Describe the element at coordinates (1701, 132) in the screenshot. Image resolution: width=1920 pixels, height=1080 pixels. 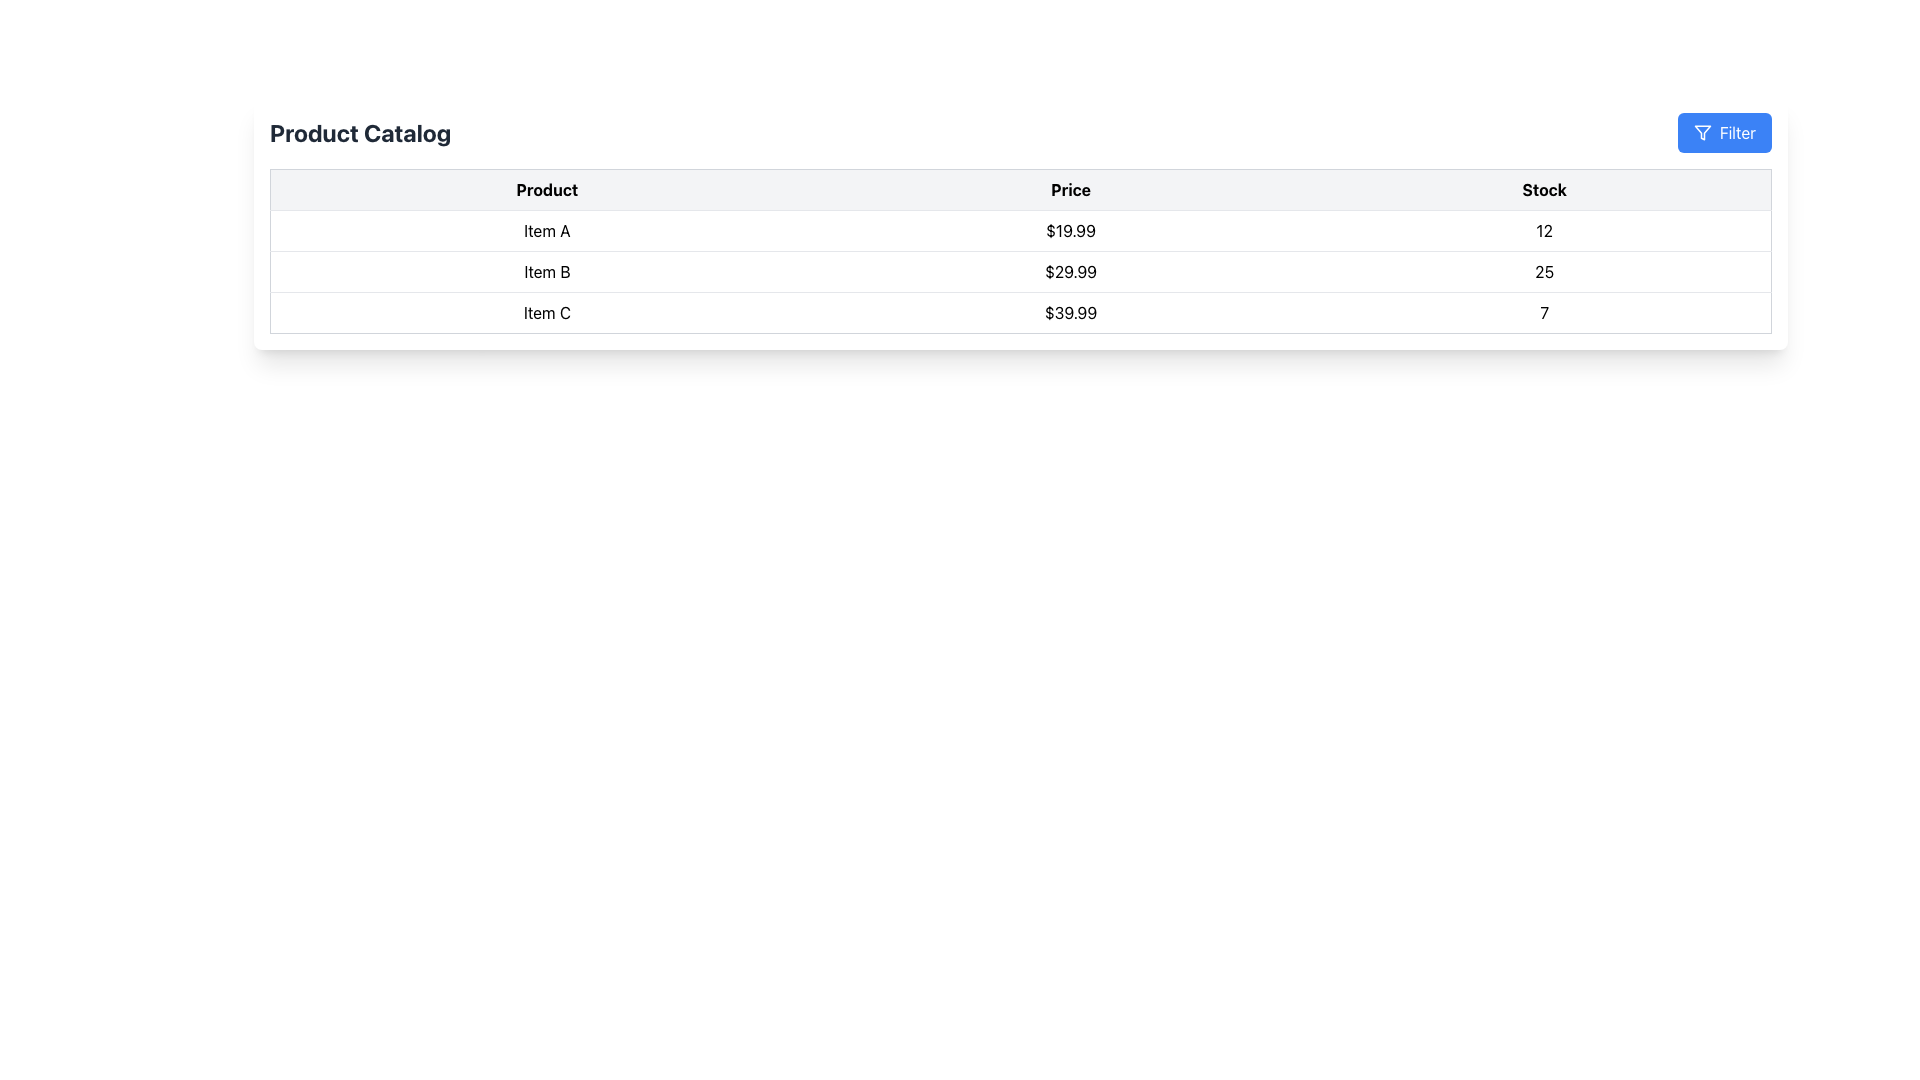
I see `the filter icon located at the top-right corner of the layout, which visually signifies the function of filtering data` at that location.